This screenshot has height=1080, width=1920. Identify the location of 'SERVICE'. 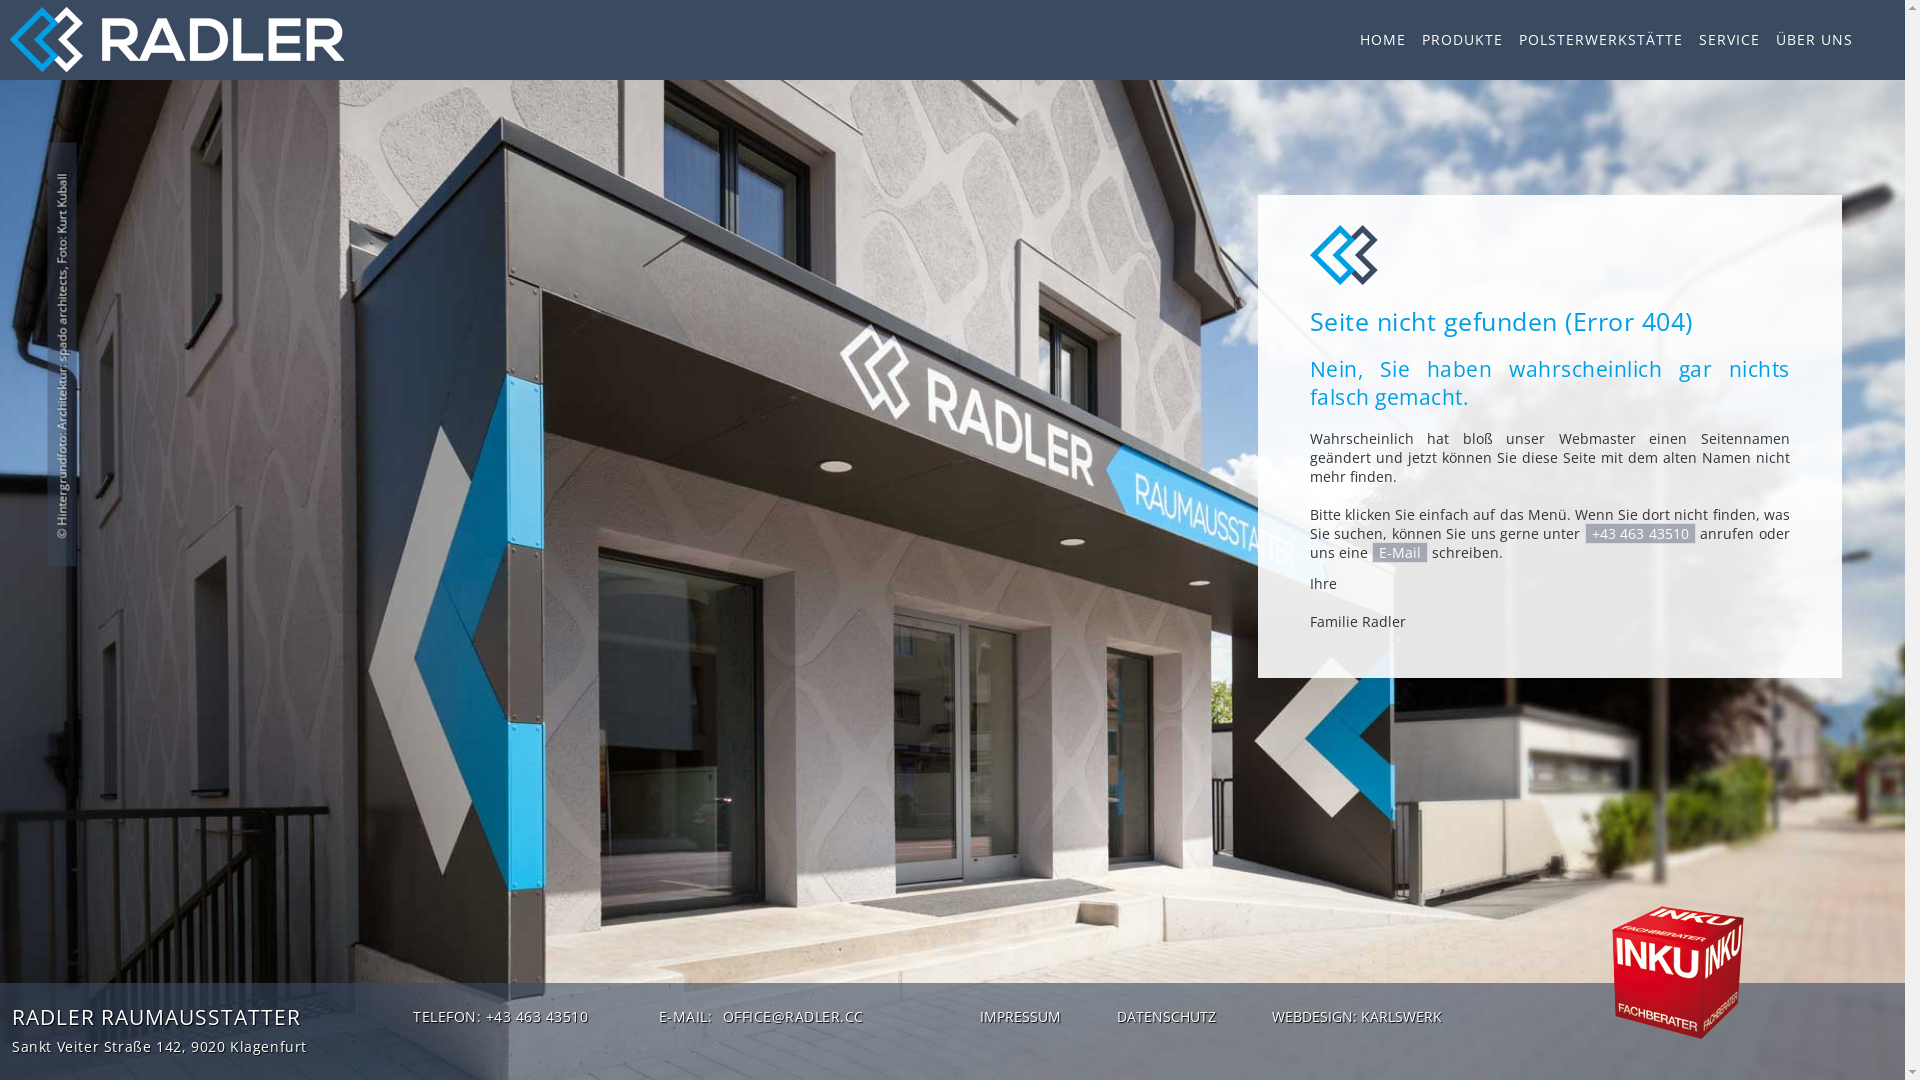
(1728, 39).